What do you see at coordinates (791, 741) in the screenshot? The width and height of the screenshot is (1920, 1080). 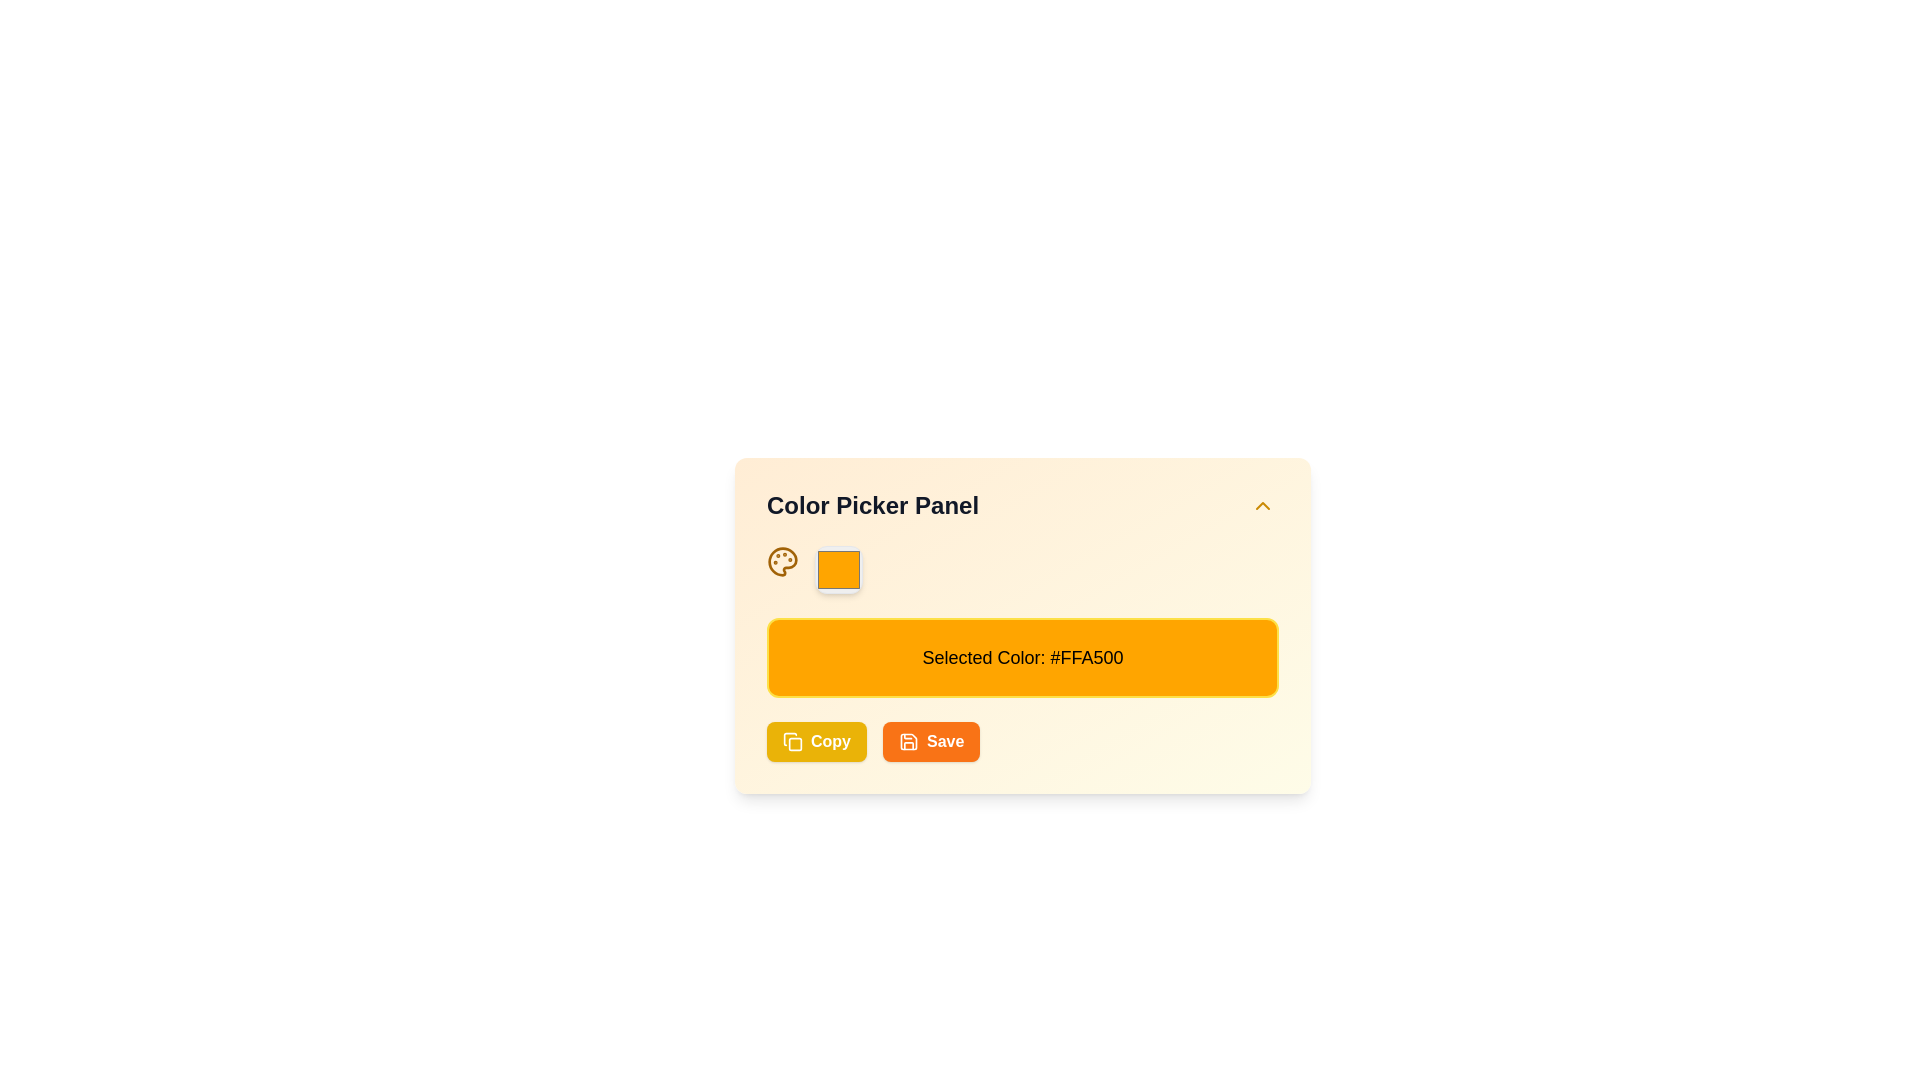 I see `the squared copy icon located within the yellow 'Copy' button at the bottom left of the panel` at bounding box center [791, 741].